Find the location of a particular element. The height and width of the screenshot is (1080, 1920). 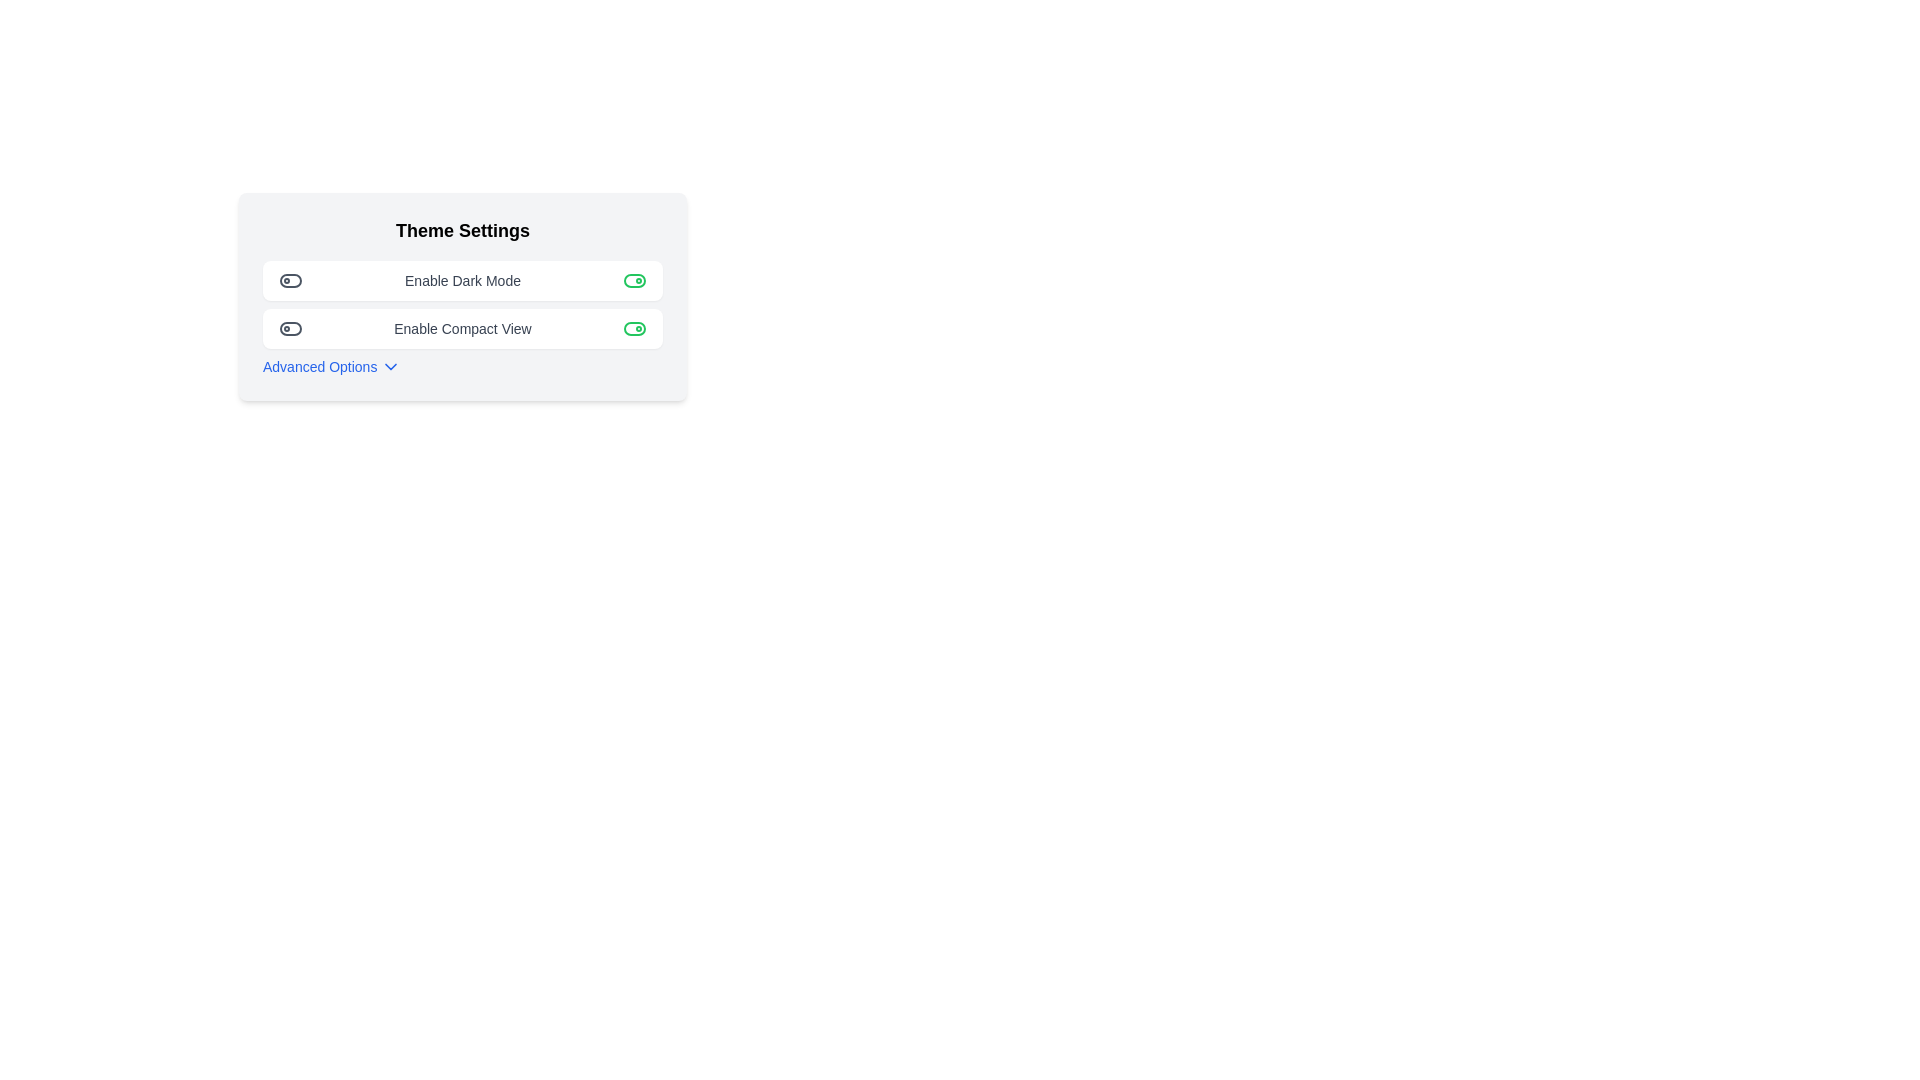

the toggle switch is located at coordinates (290, 327).